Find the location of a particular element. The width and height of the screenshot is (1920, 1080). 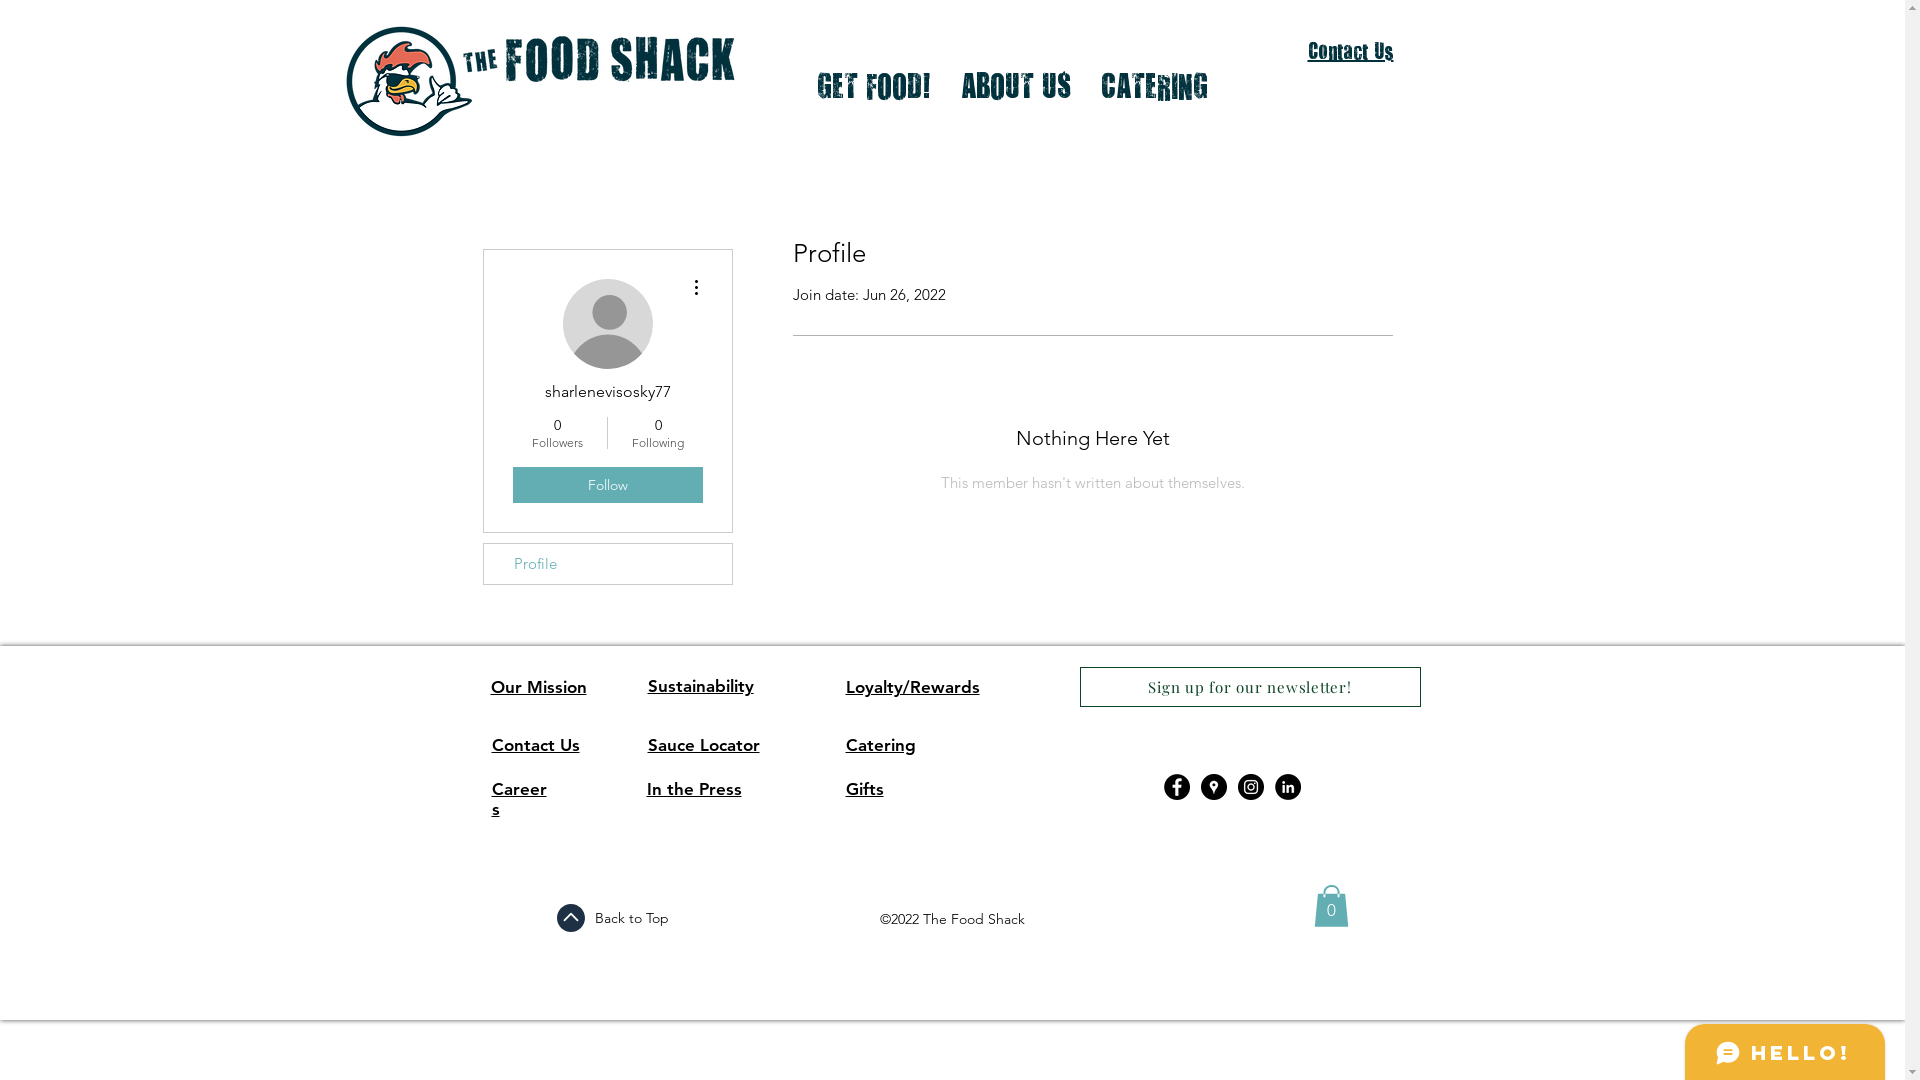

'Careers' is located at coordinates (519, 797).